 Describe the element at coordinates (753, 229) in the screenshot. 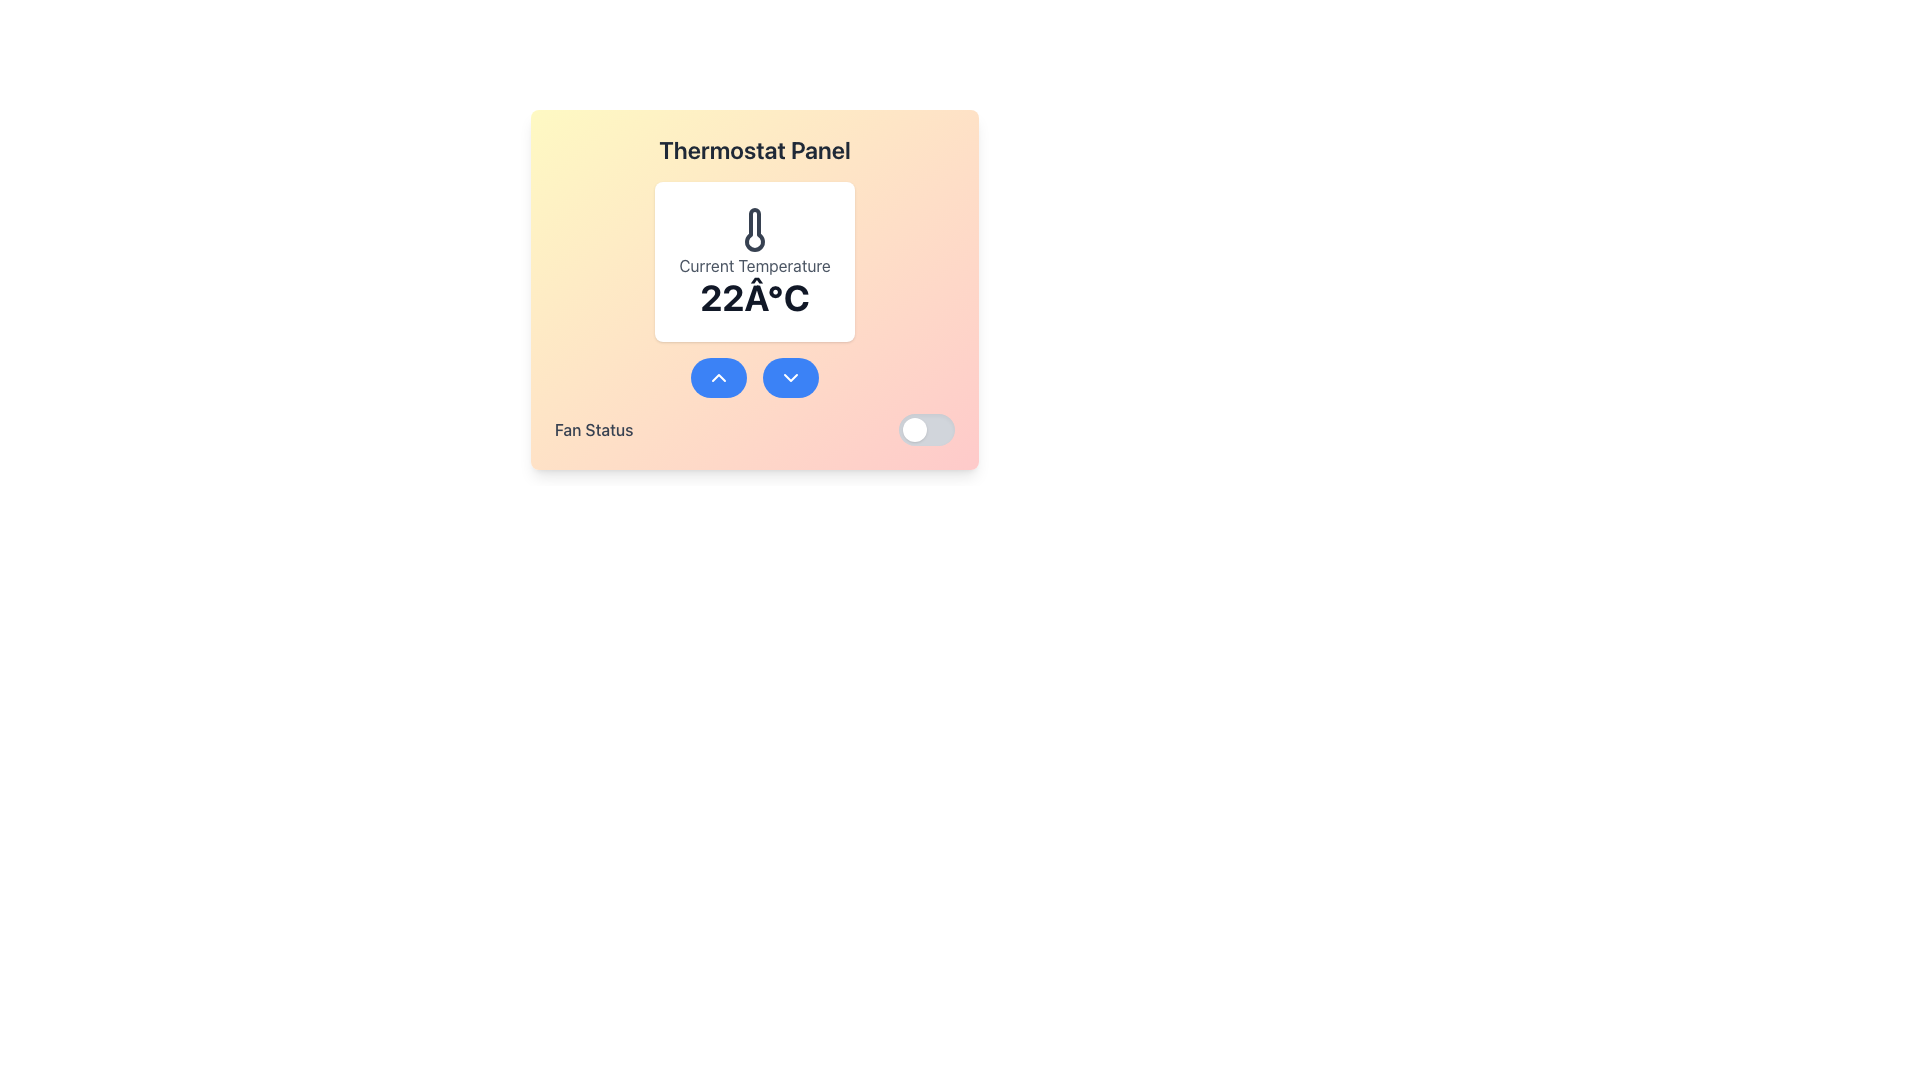

I see `the thermometer icon located at the top of the information card, which visually represents temperature measurement, positioned directly above the 'Current Temperature' text` at that location.